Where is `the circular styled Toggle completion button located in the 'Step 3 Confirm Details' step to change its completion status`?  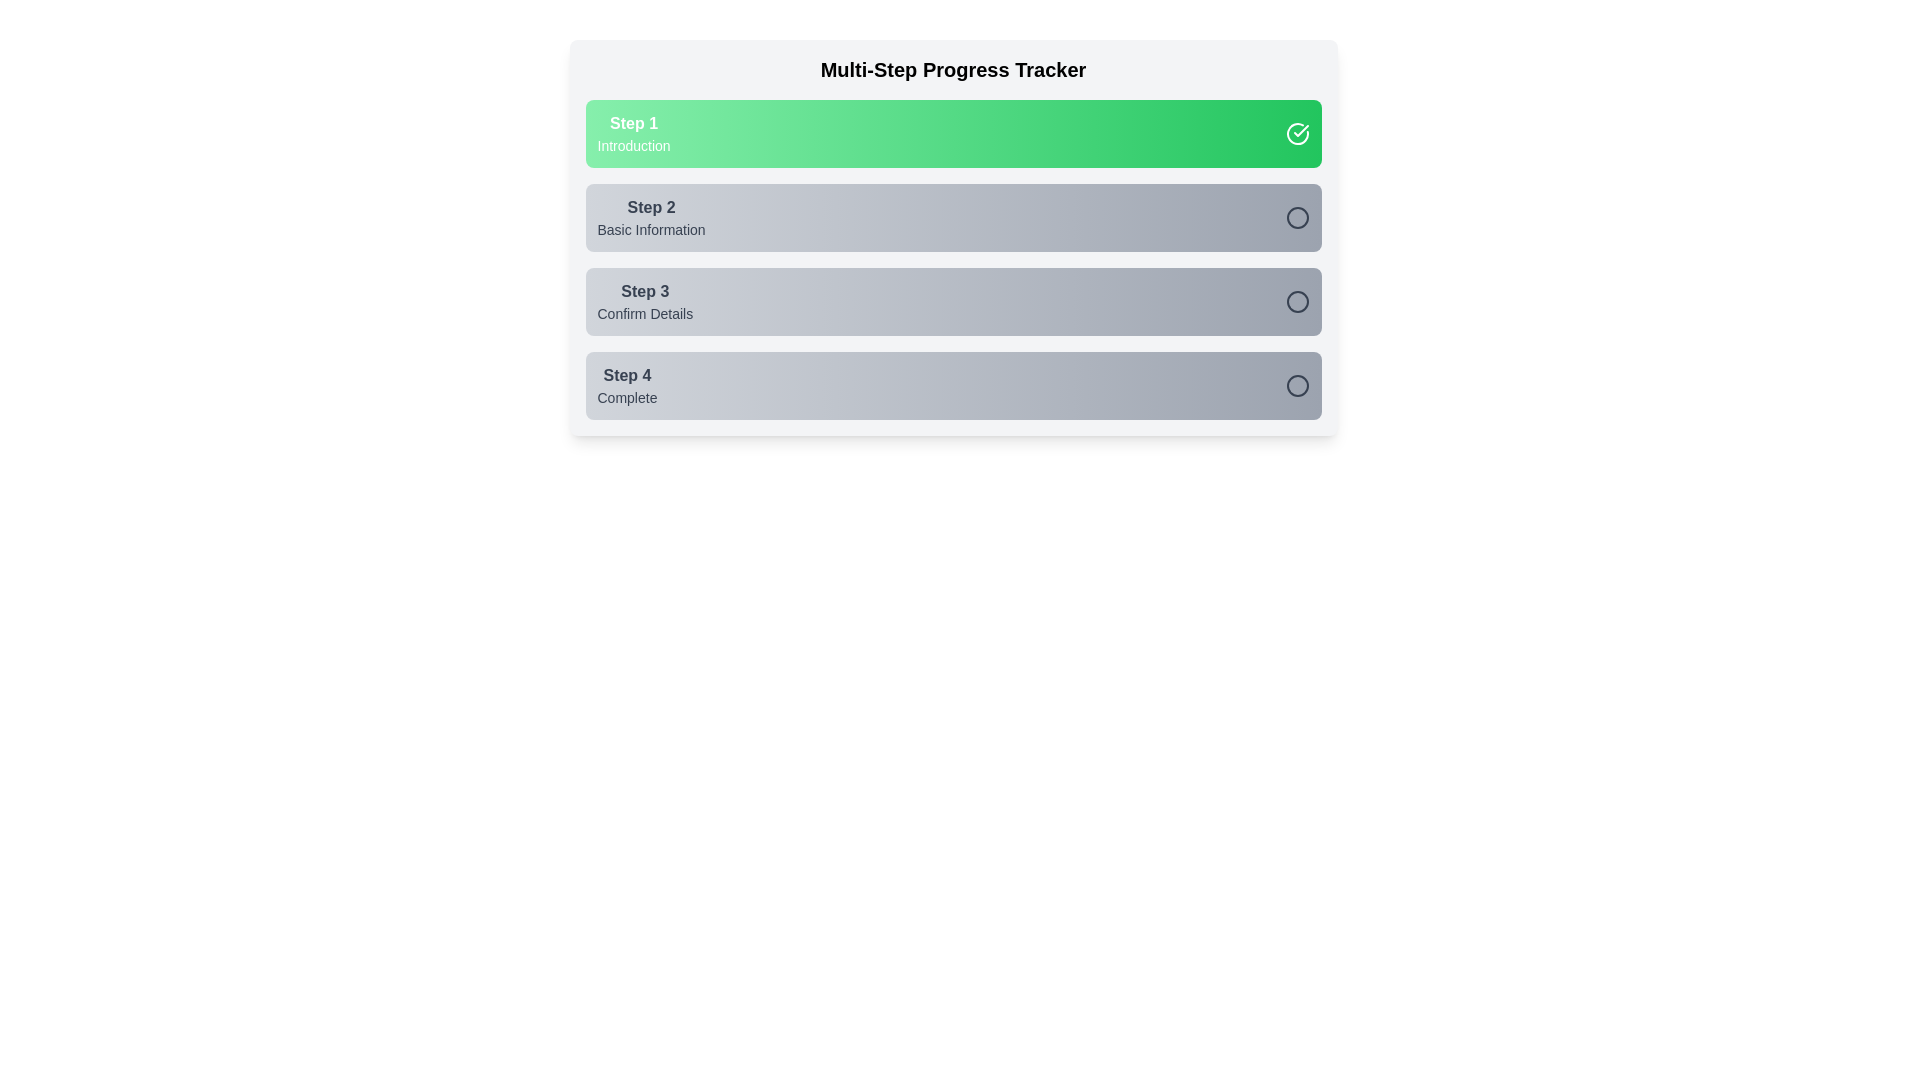
the circular styled Toggle completion button located in the 'Step 3 Confirm Details' step to change its completion status is located at coordinates (1297, 301).